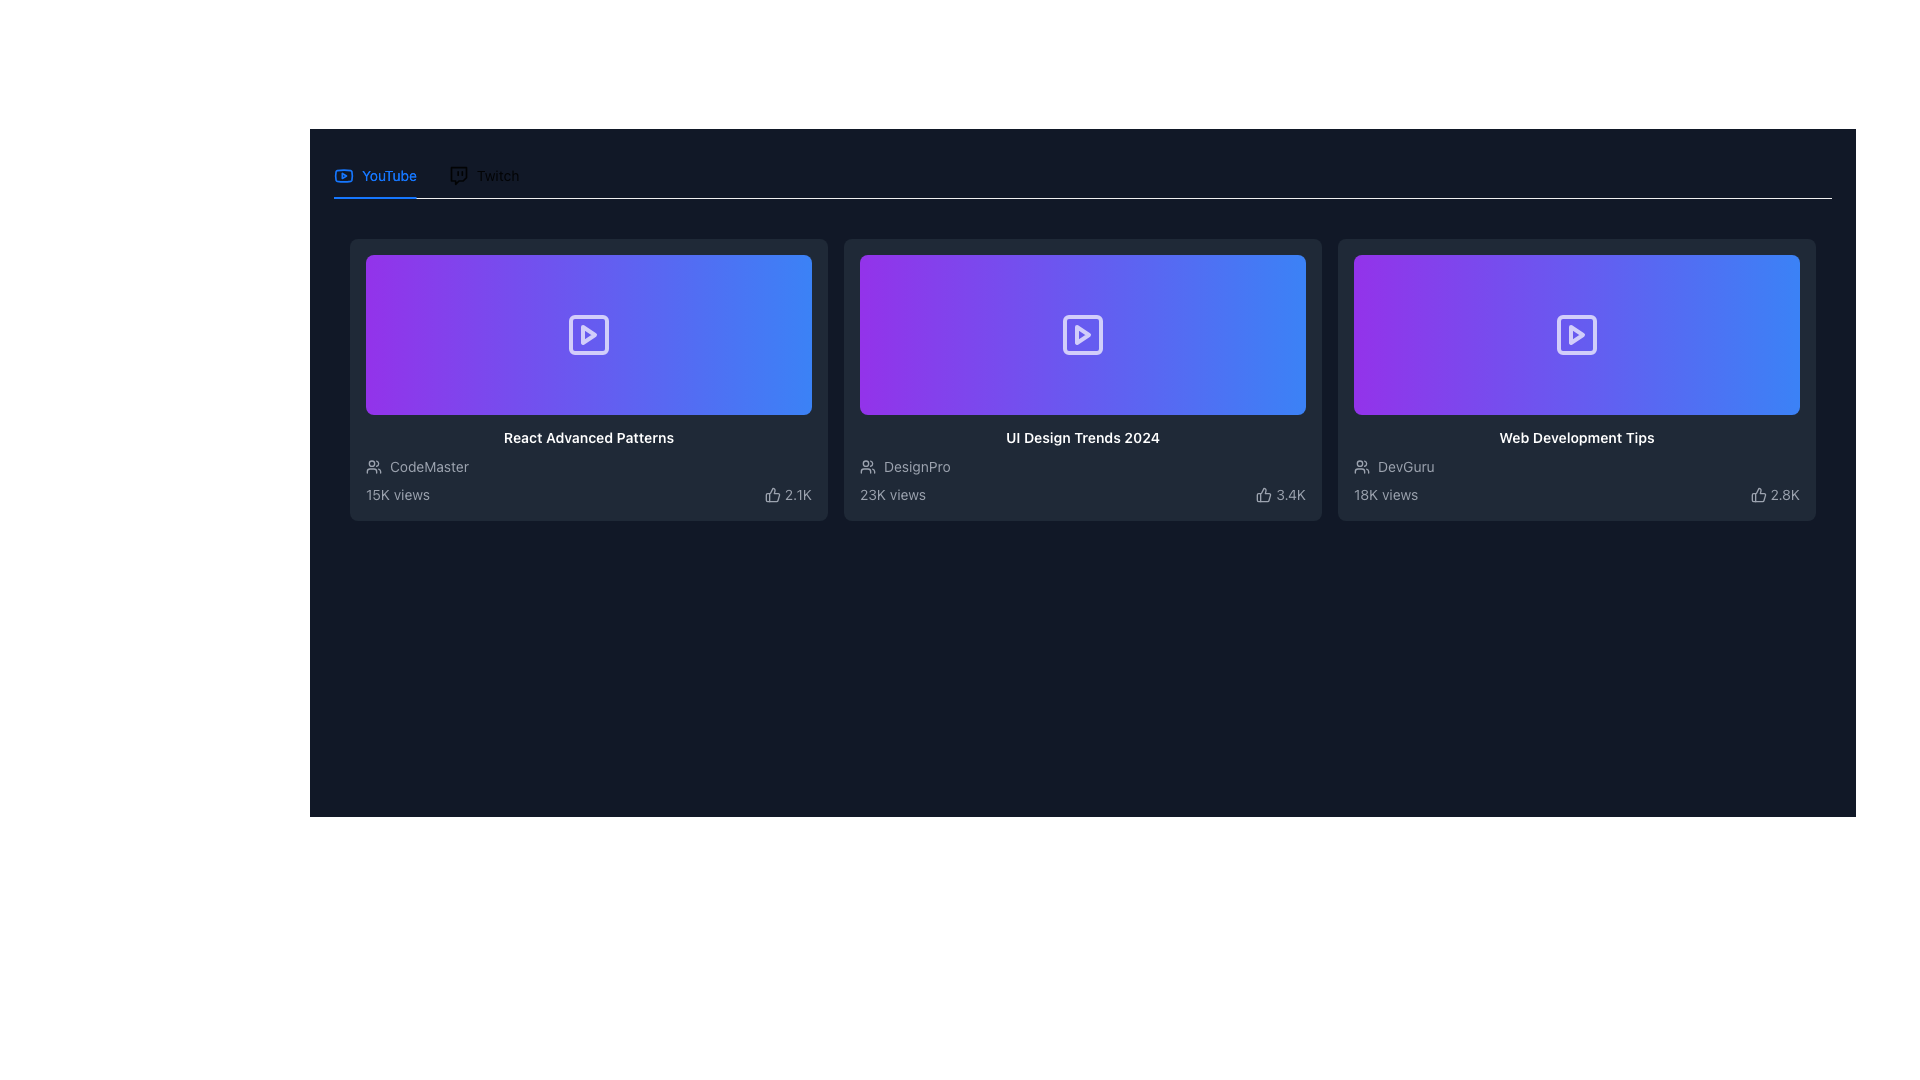 This screenshot has height=1080, width=1920. I want to click on the play icon for the video titled 'UI Design Trends 2024', located at the center of the second video thumbnail, so click(1082, 334).